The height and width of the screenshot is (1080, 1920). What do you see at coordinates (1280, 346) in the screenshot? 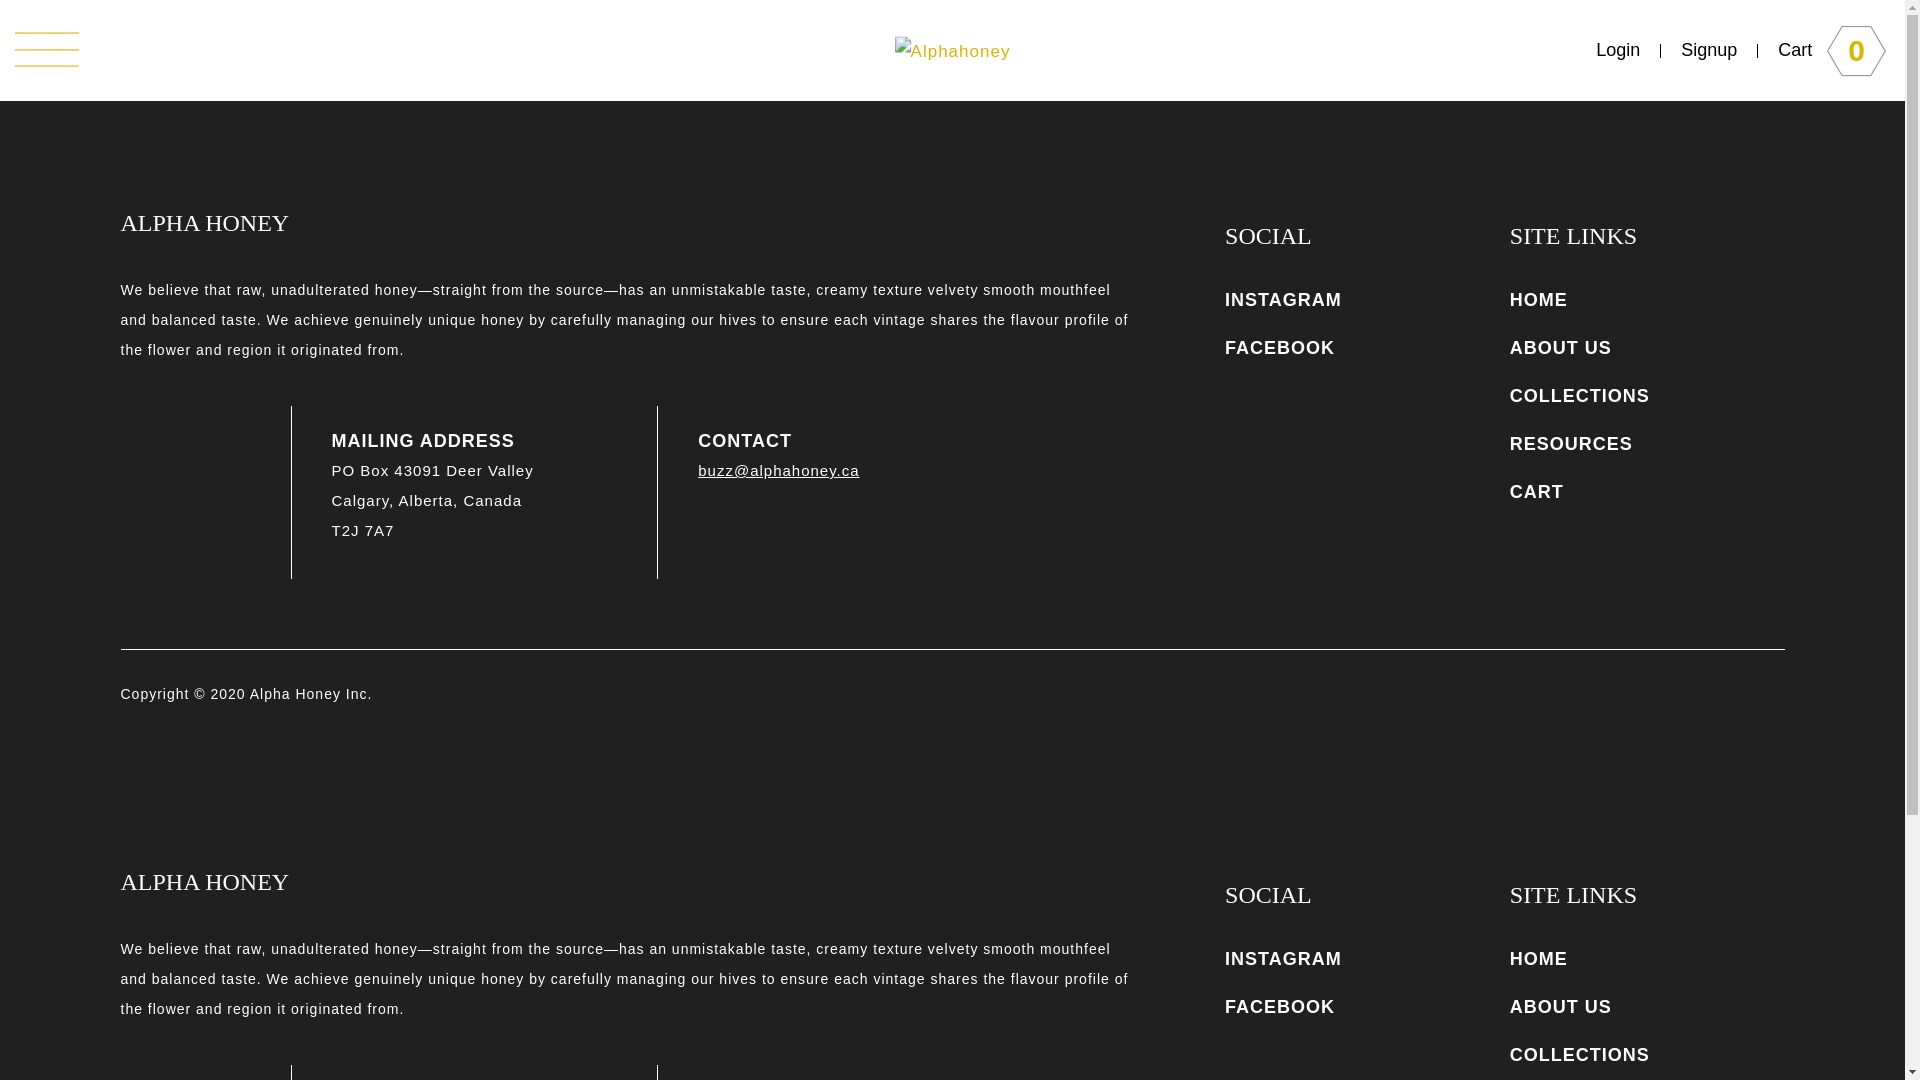
I see `'FACEBOOK'` at bounding box center [1280, 346].